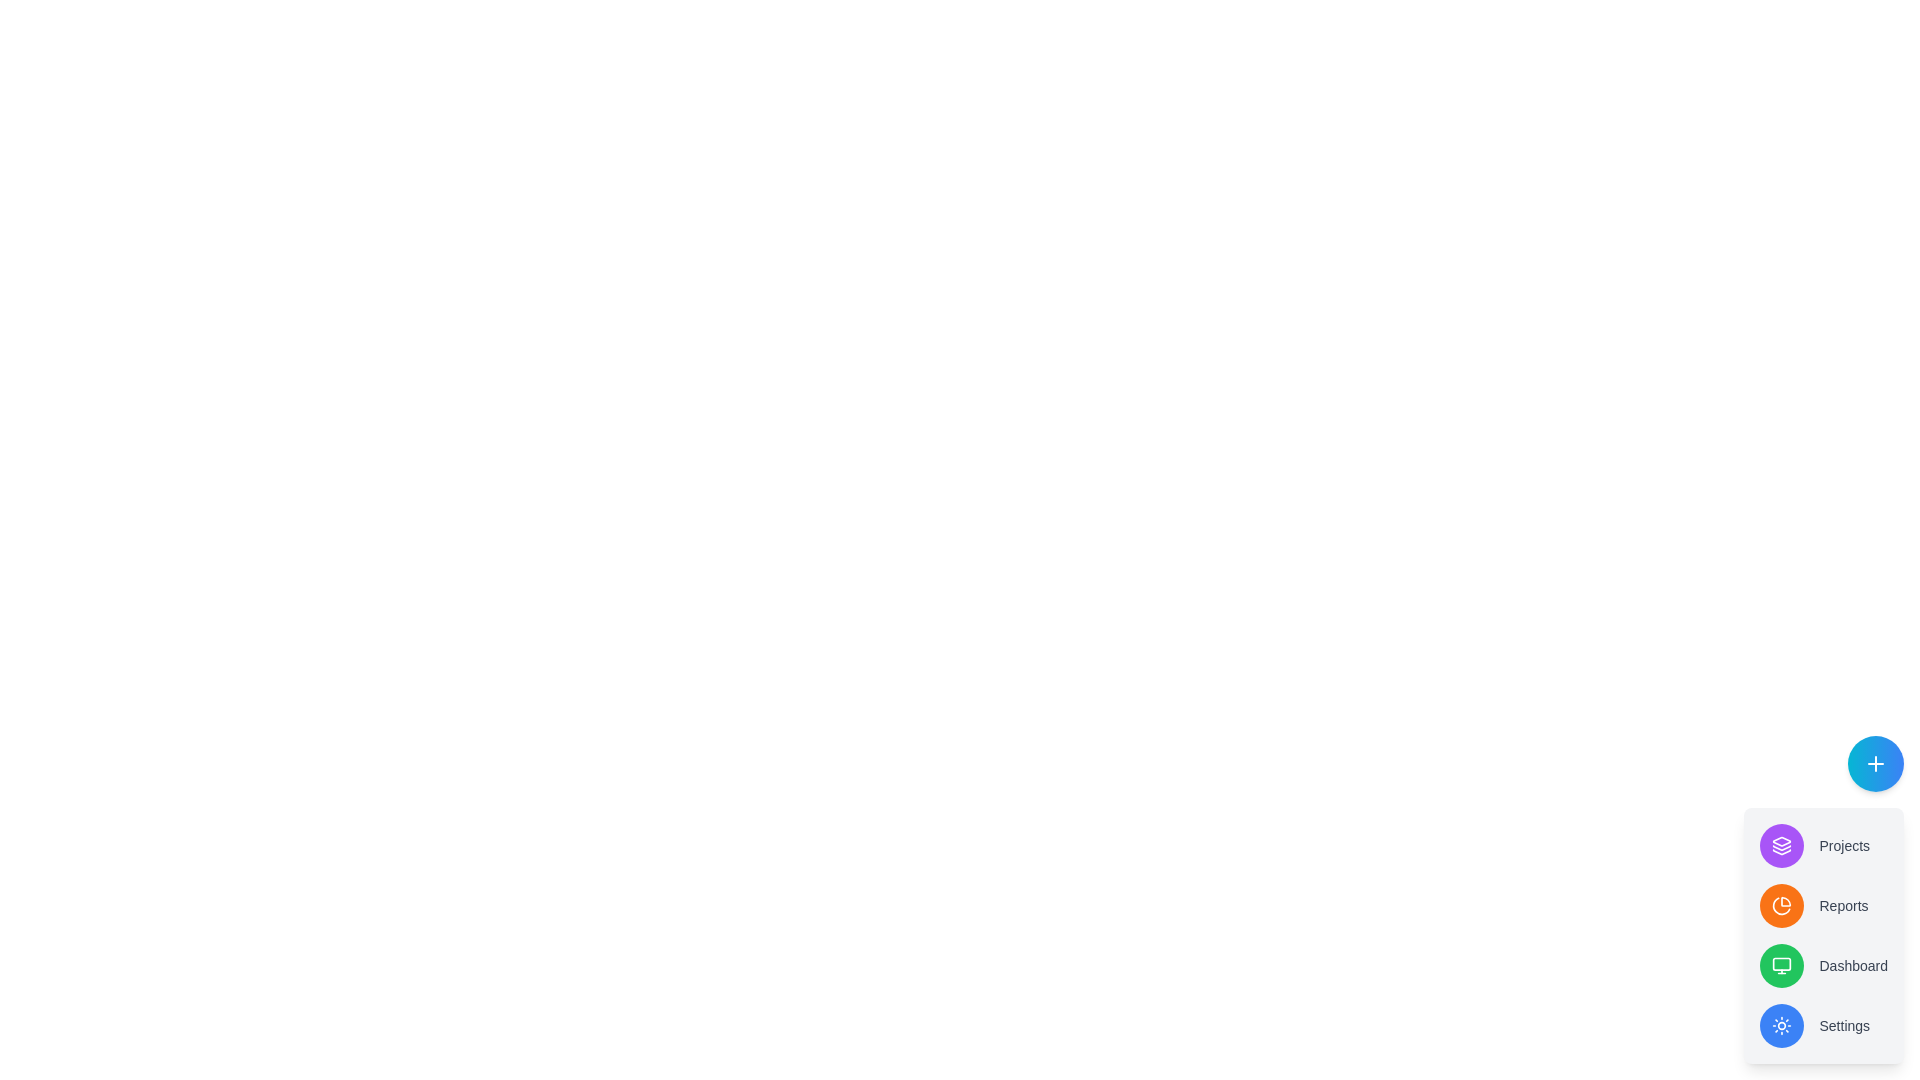  I want to click on the blue circular 'Settings' navigation button at the bottom of the vertical menu, so click(1823, 1026).